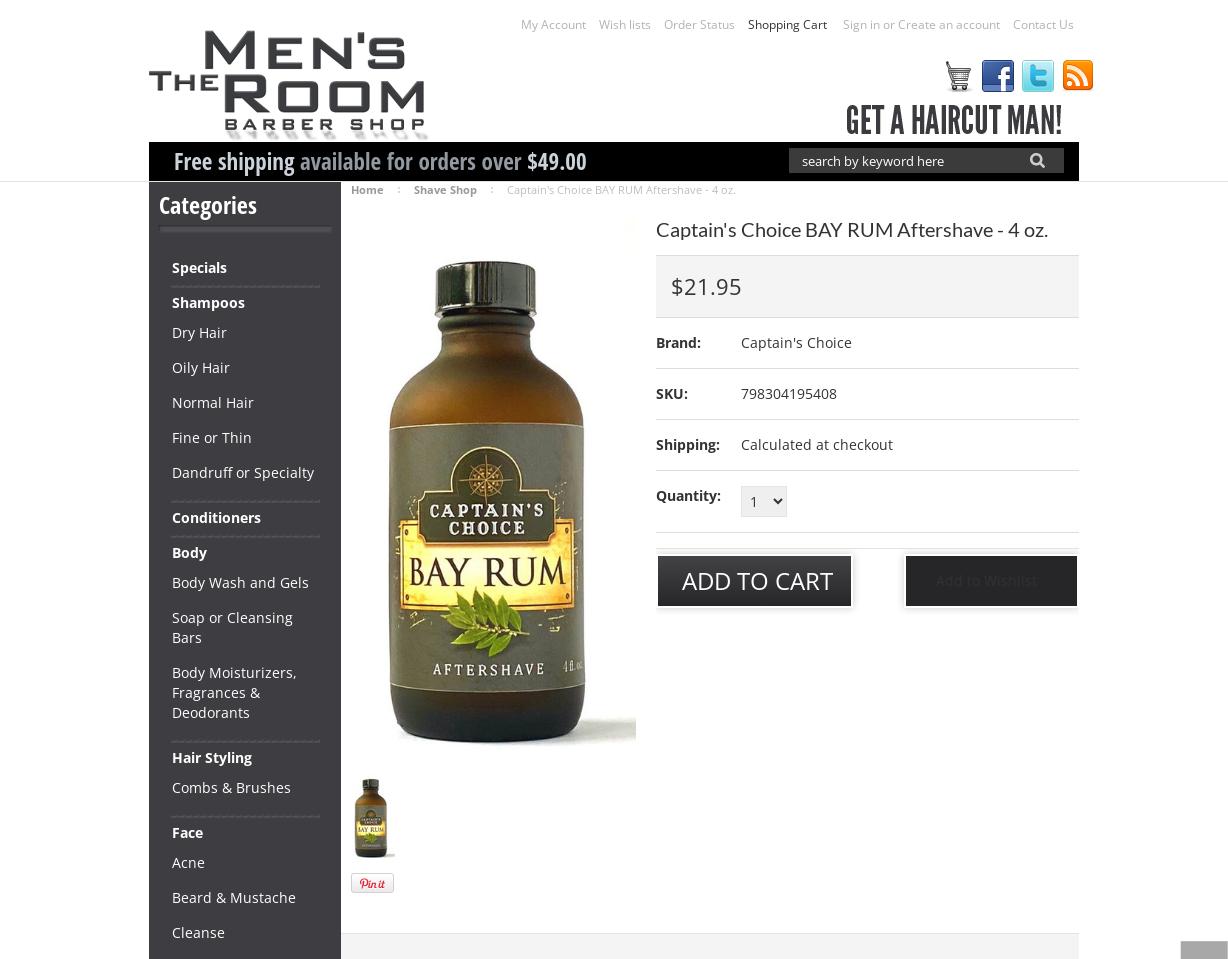  I want to click on 'Fine or Thin', so click(171, 436).